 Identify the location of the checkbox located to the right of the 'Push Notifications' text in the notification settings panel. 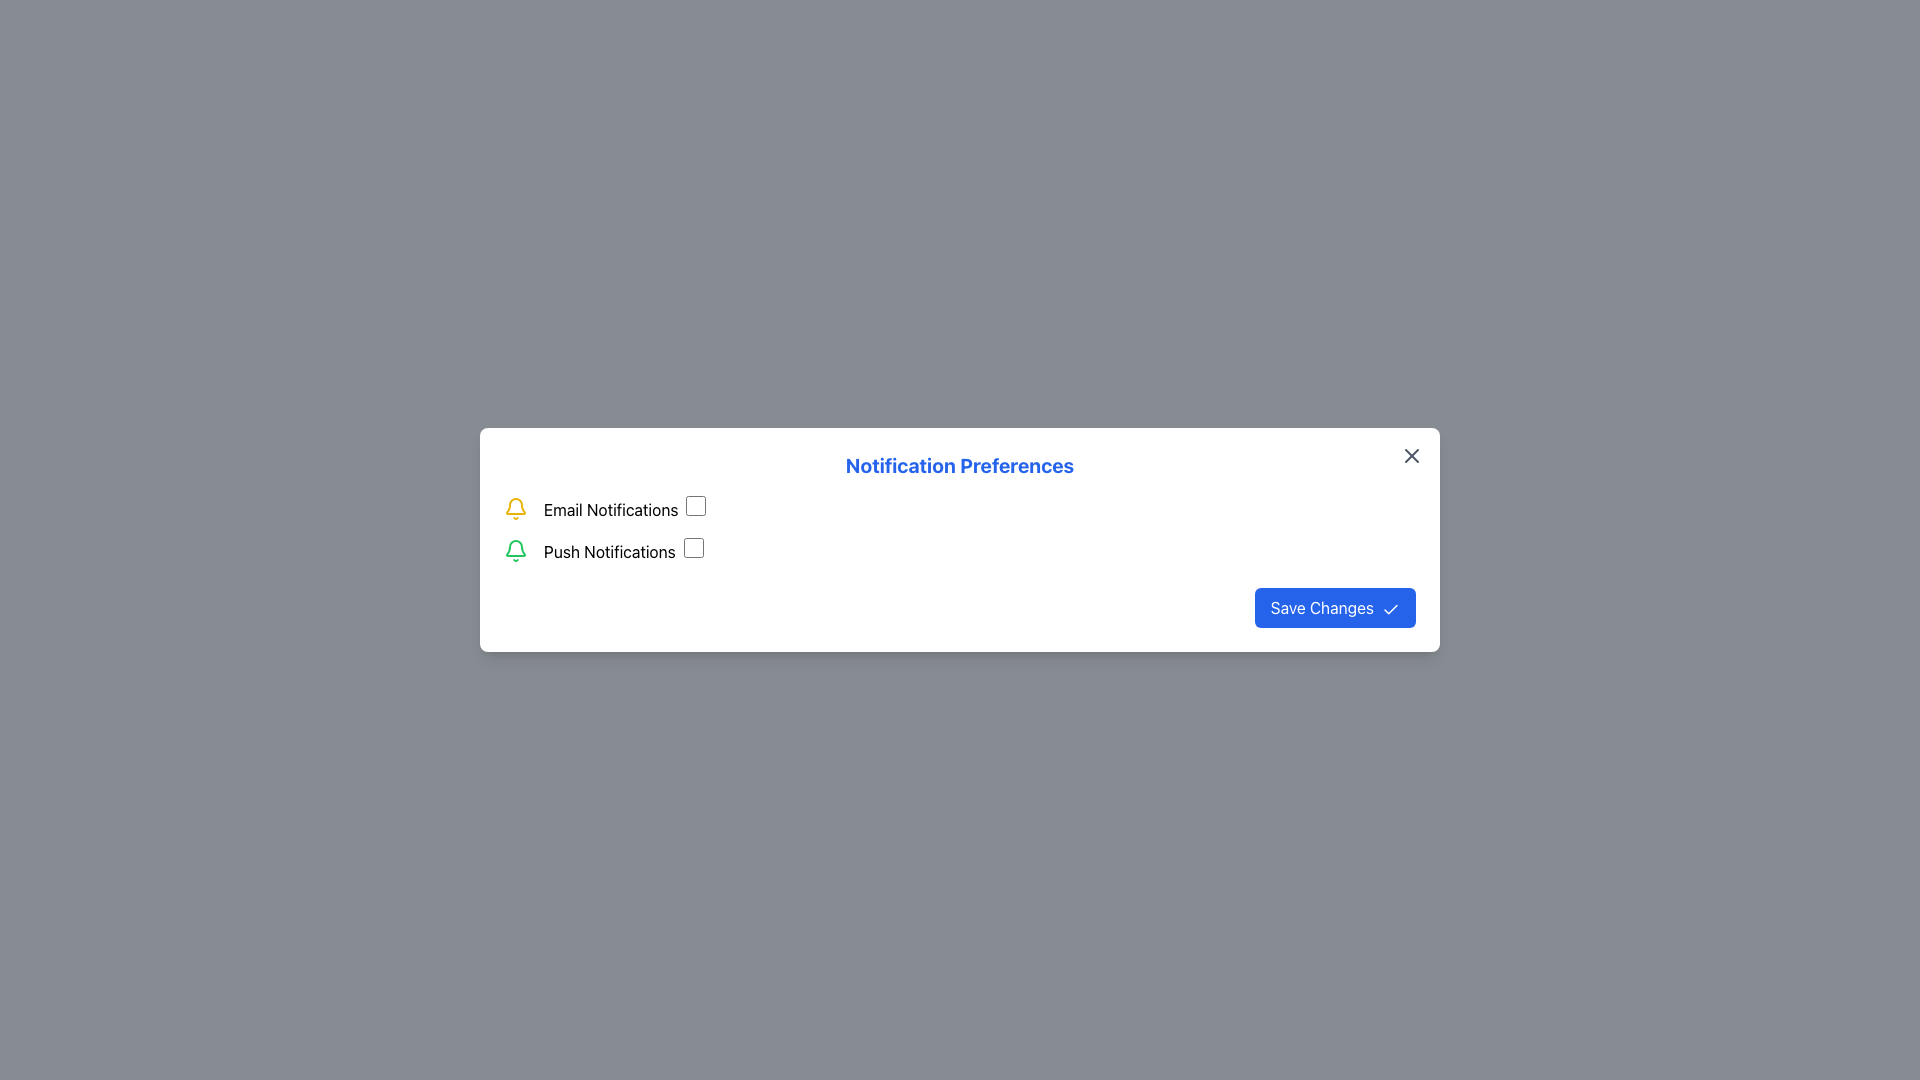
(693, 547).